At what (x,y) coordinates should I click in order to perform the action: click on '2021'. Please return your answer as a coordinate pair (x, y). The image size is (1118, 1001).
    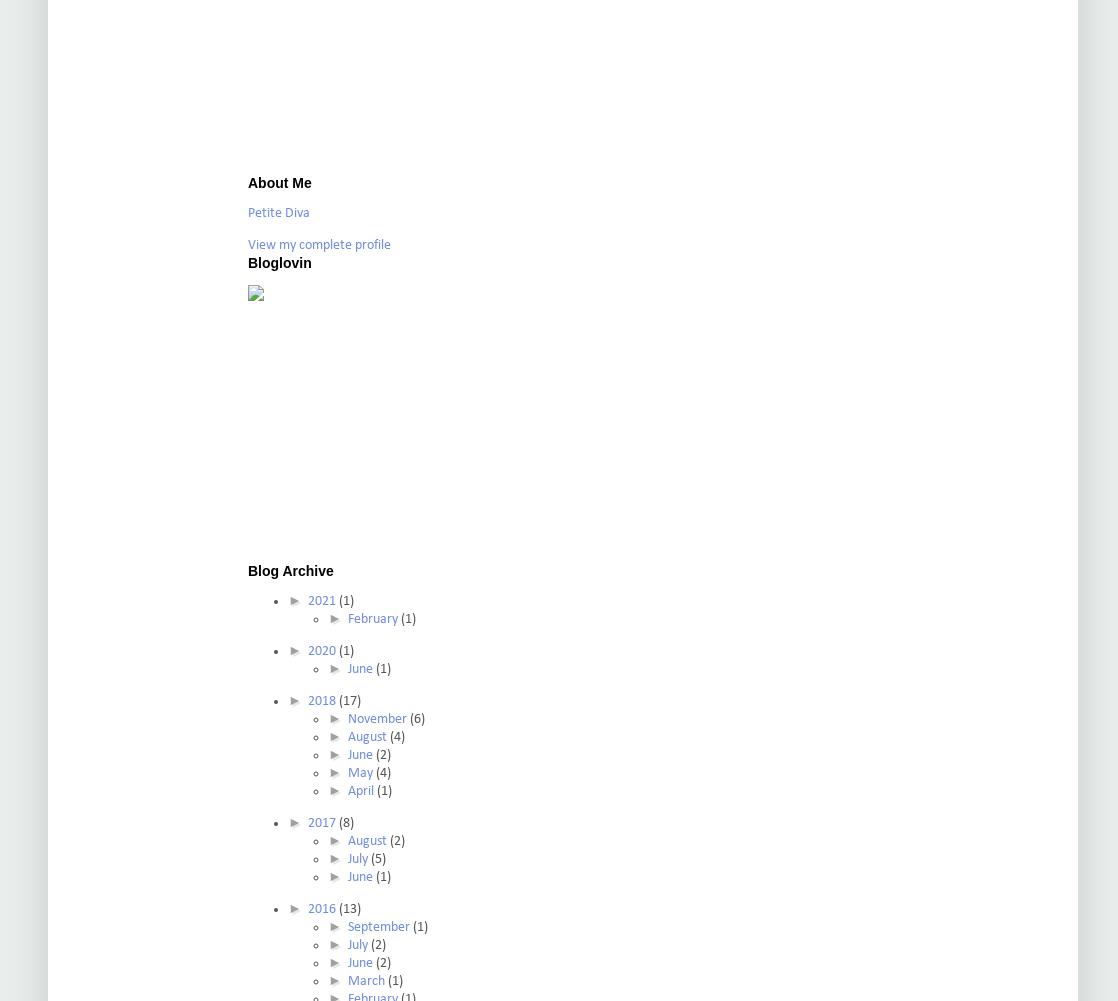
    Looking at the image, I should click on (321, 601).